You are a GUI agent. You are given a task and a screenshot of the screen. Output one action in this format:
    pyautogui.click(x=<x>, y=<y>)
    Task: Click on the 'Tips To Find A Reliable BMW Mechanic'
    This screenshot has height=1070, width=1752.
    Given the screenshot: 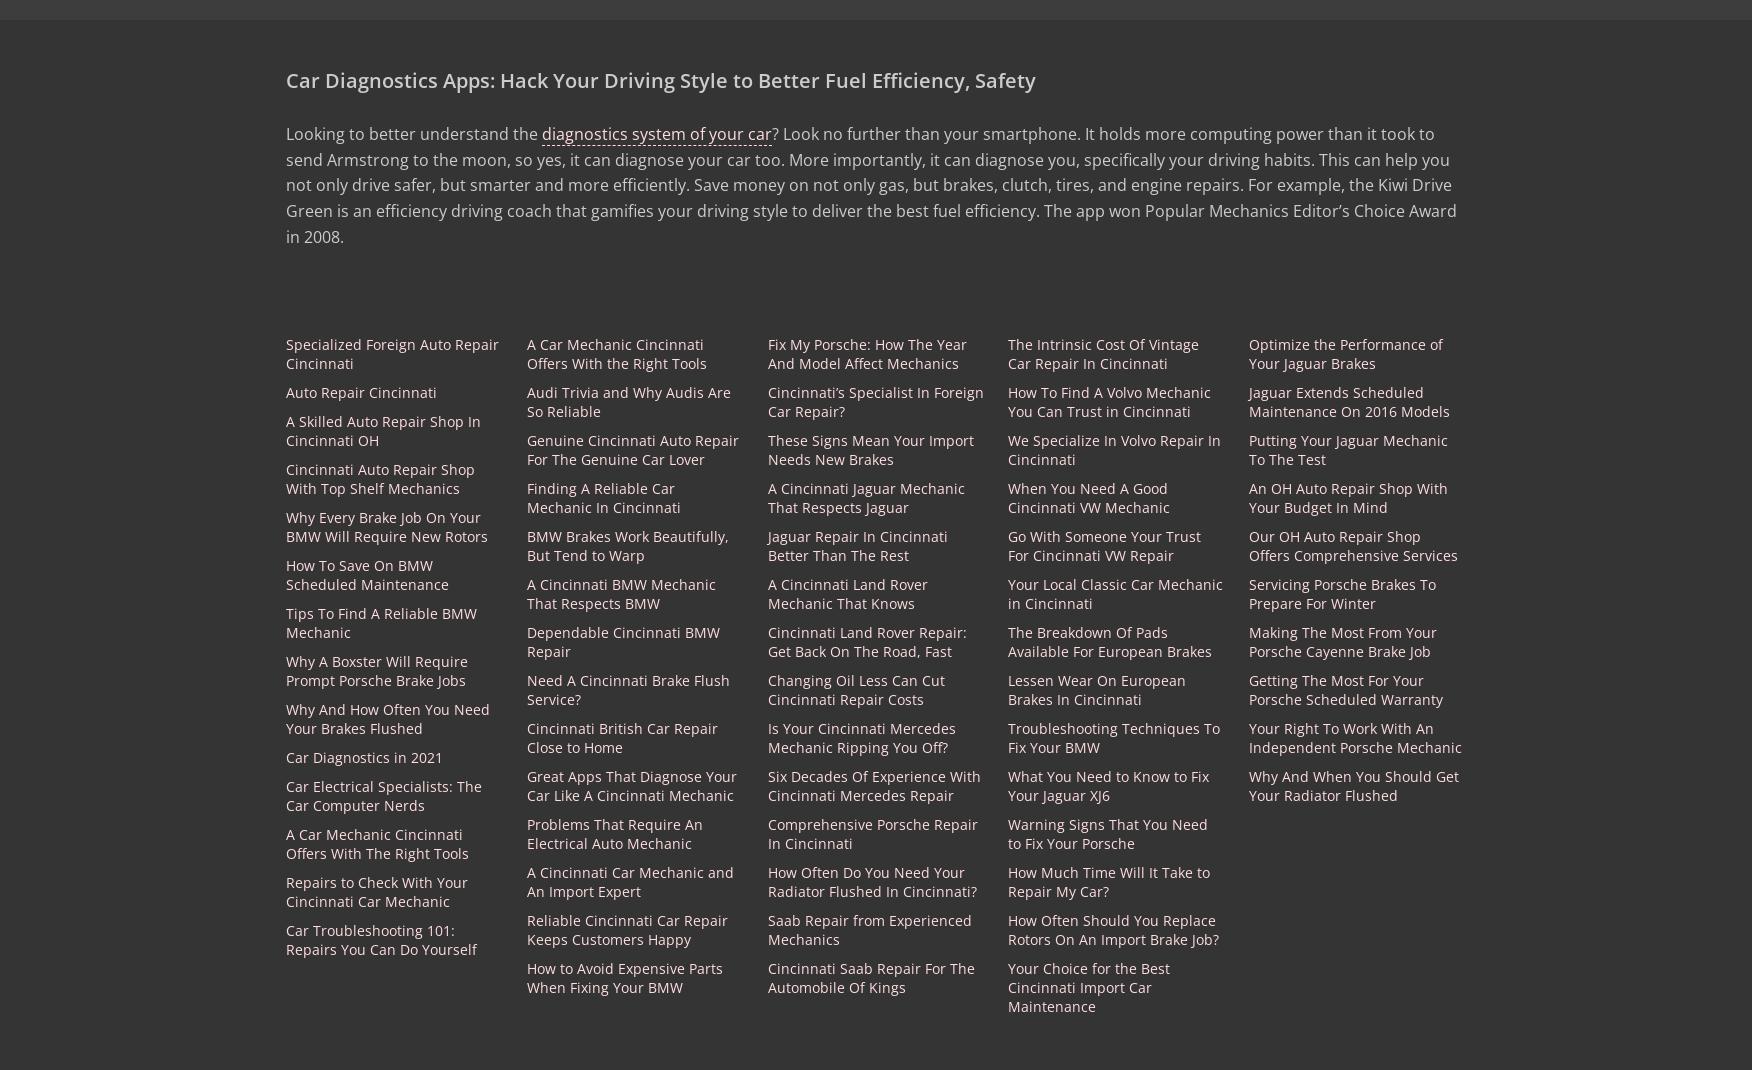 What is the action you would take?
    pyautogui.click(x=380, y=621)
    